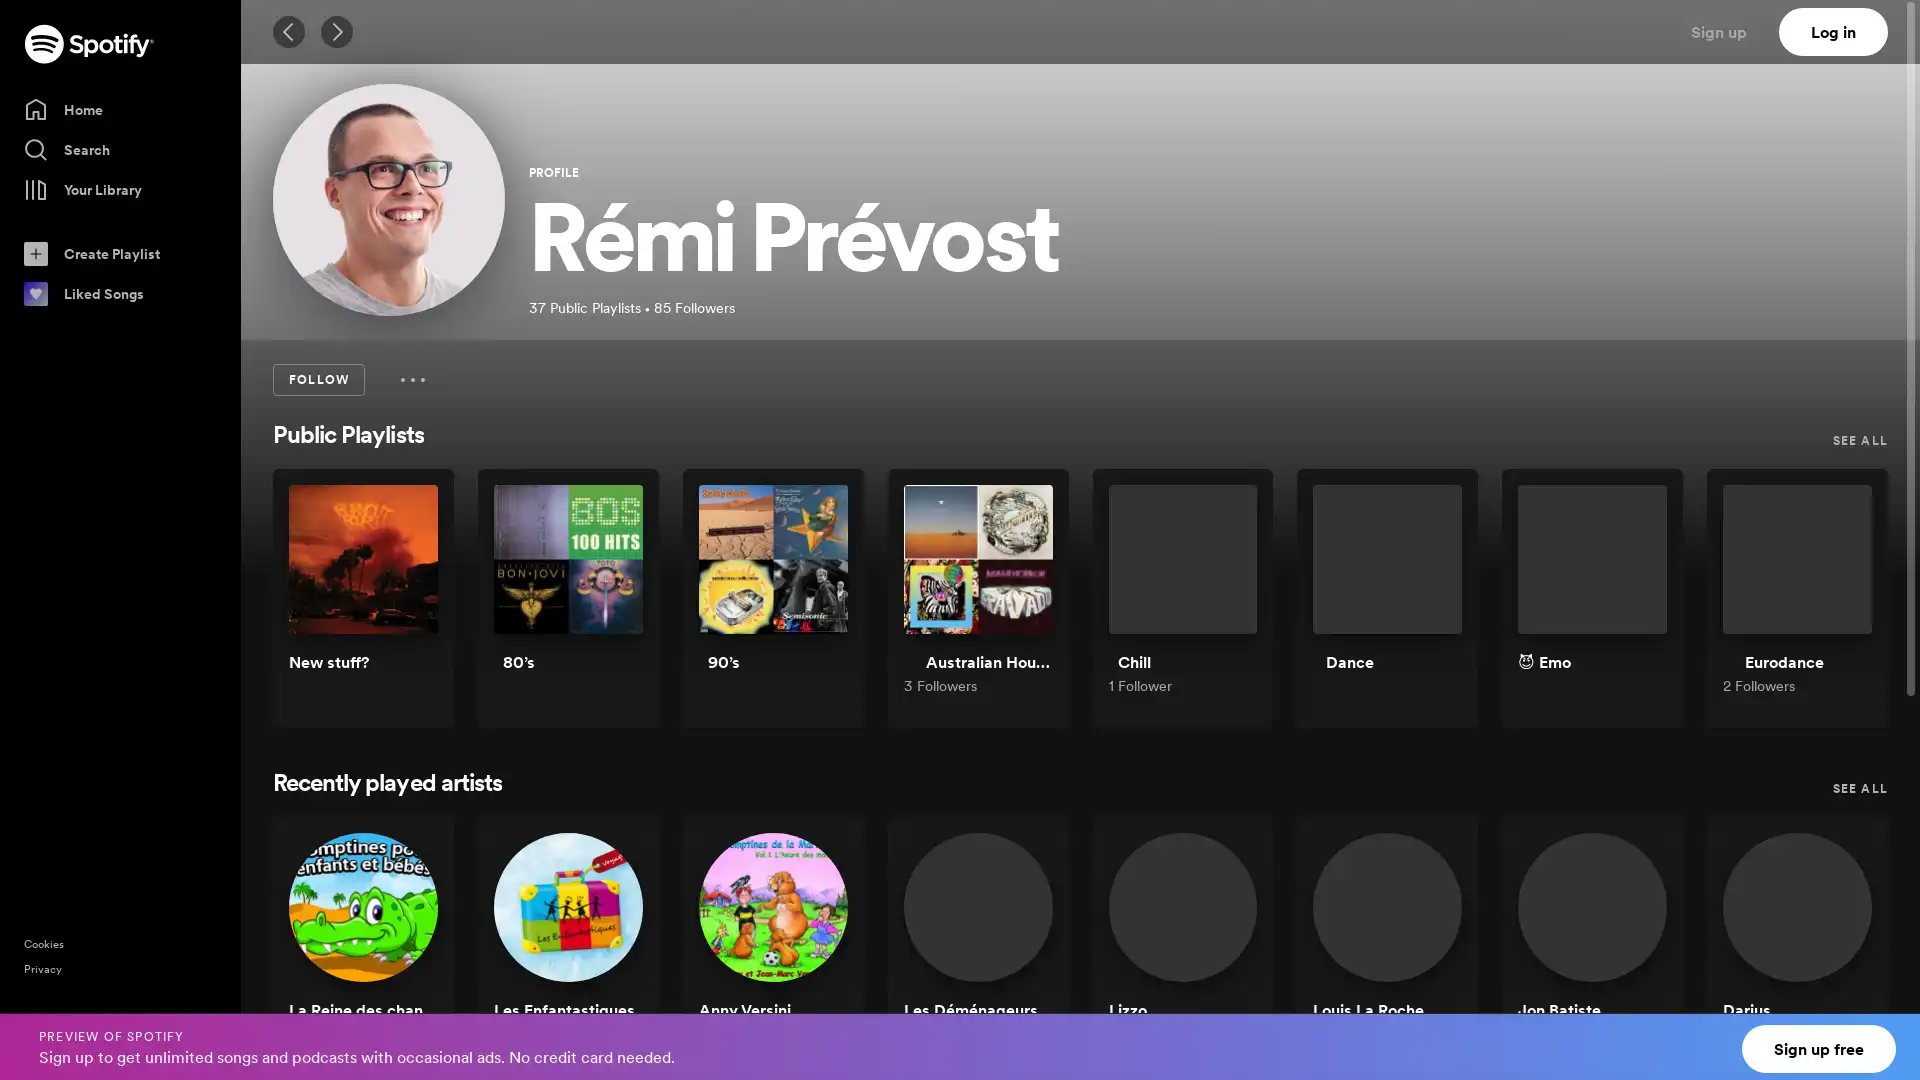 Image resolution: width=1920 pixels, height=1080 pixels. I want to click on Play New stuff?, so click(403, 608).